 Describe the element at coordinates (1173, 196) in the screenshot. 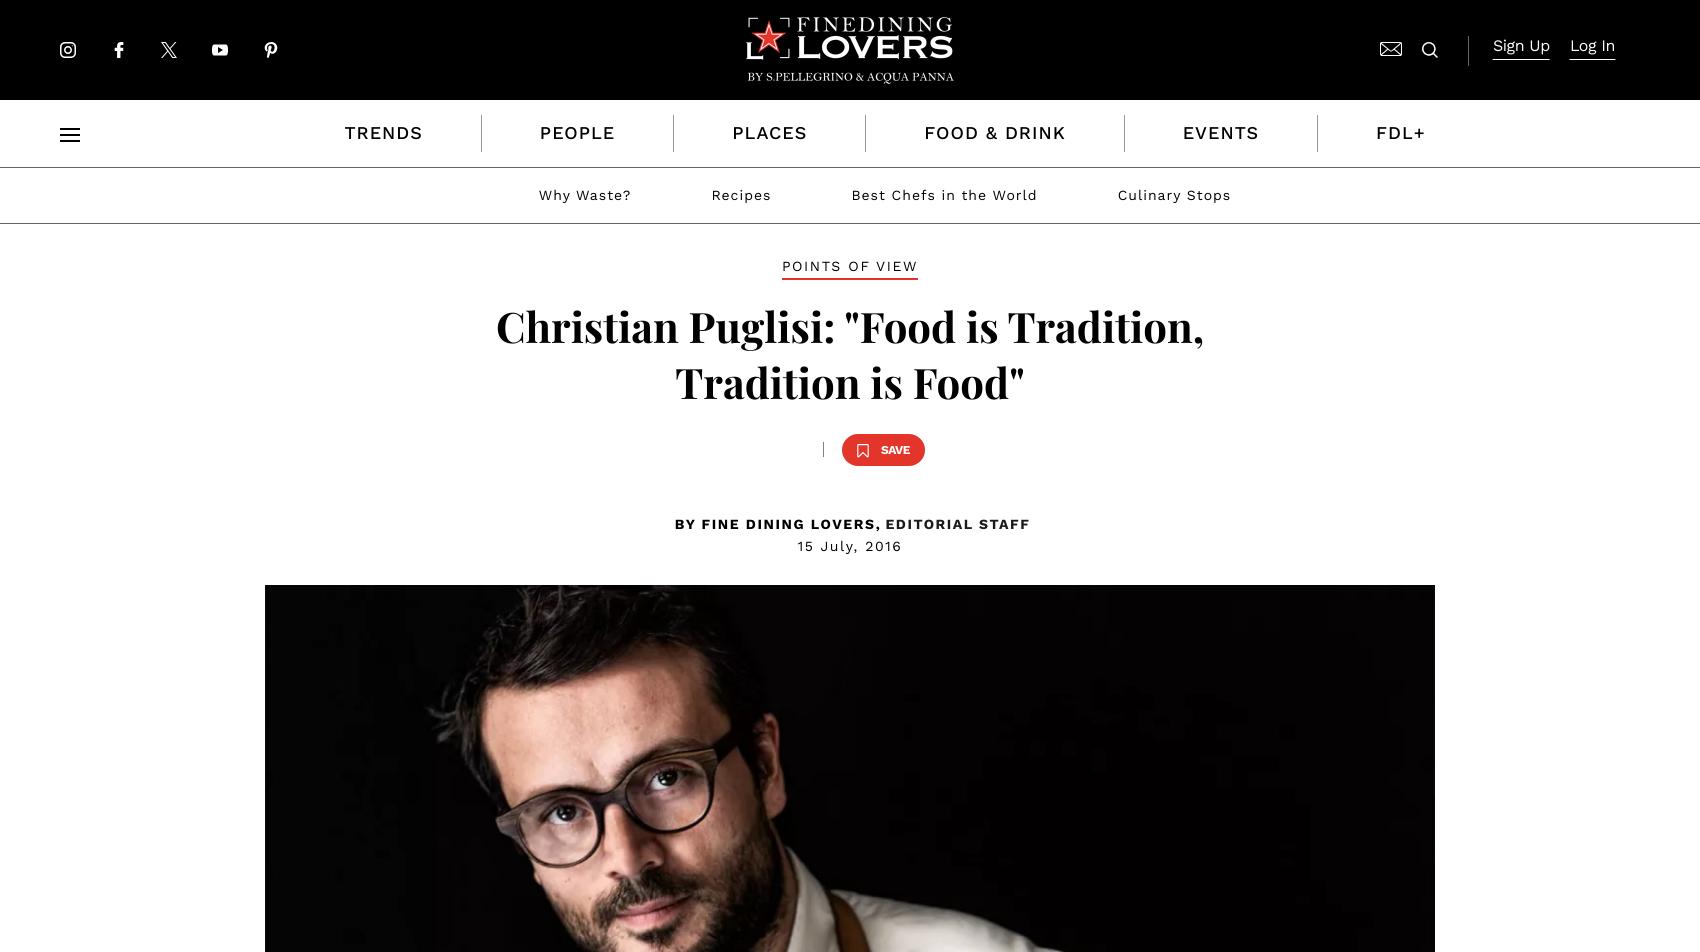

I see `'Culinary Stops'` at that location.